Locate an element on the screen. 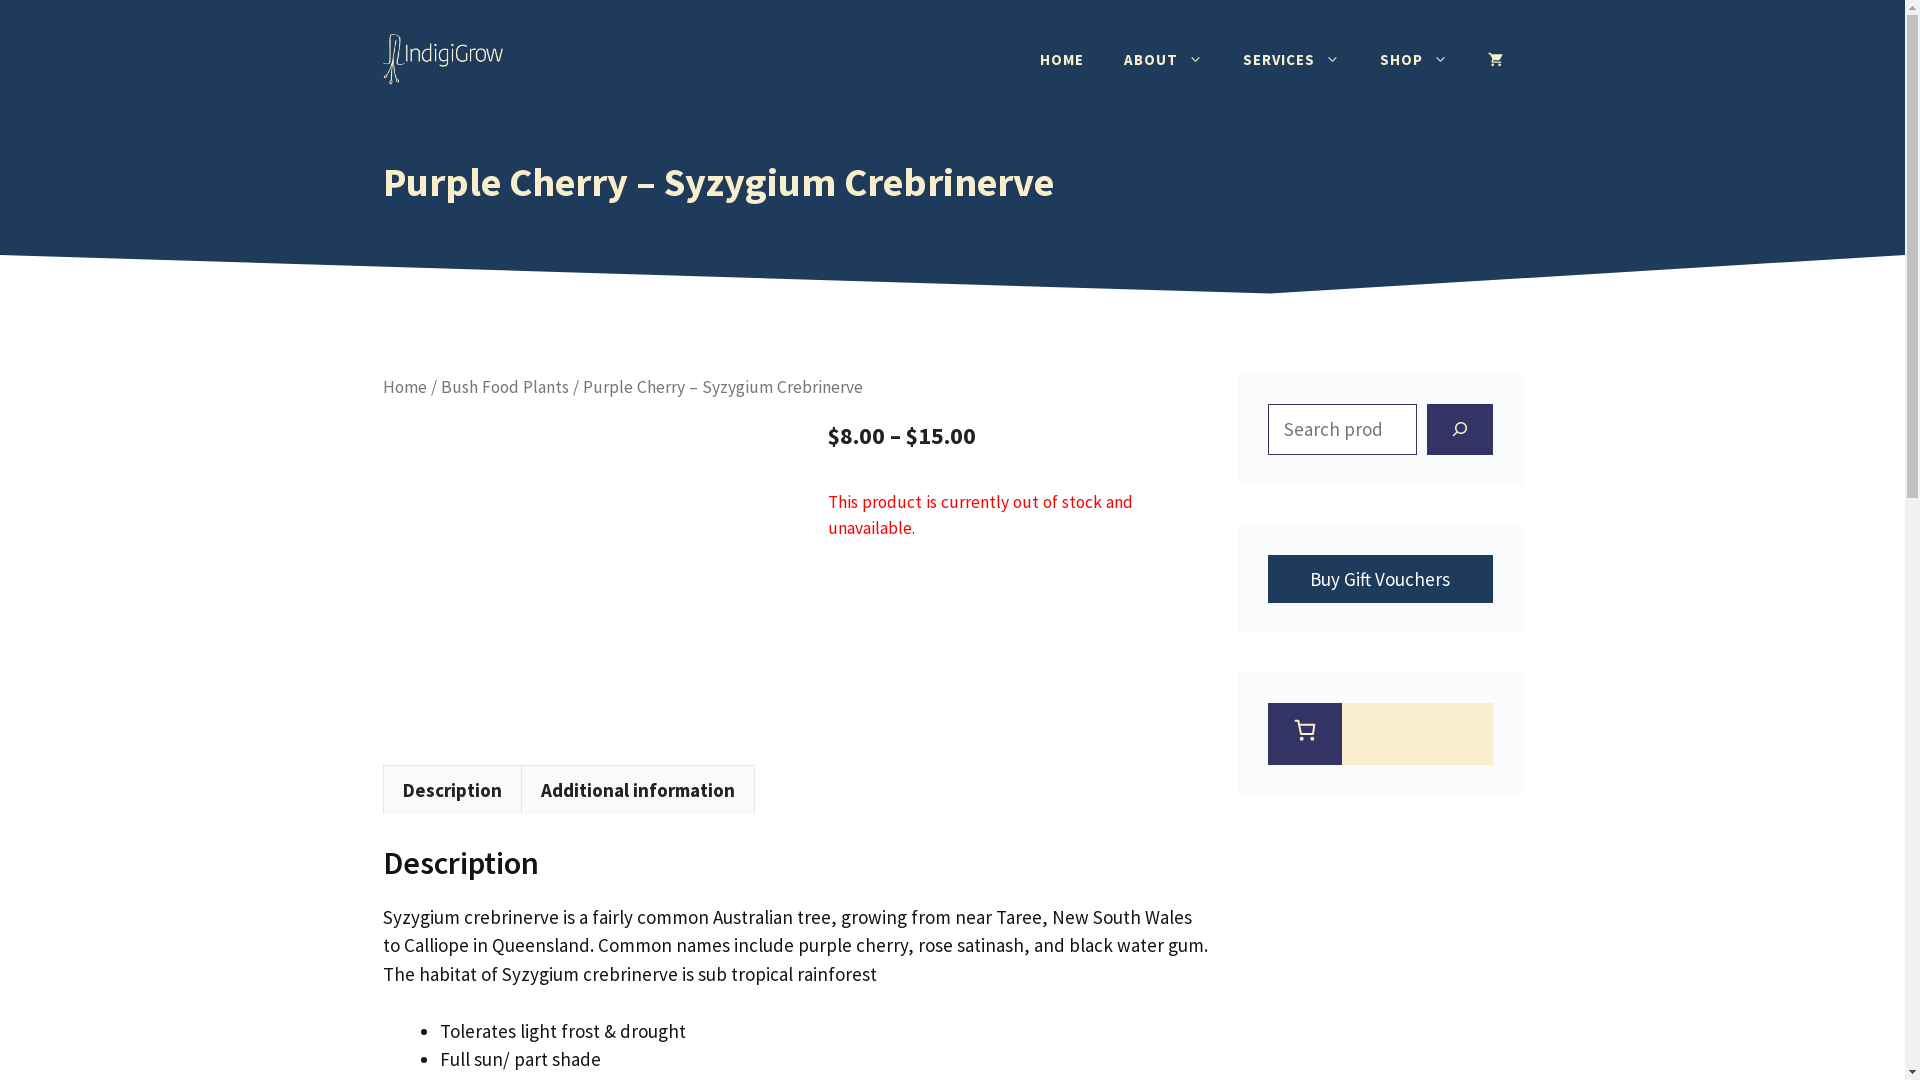 Image resolution: width=1920 pixels, height=1080 pixels. 'HOME' is located at coordinates (1060, 59).